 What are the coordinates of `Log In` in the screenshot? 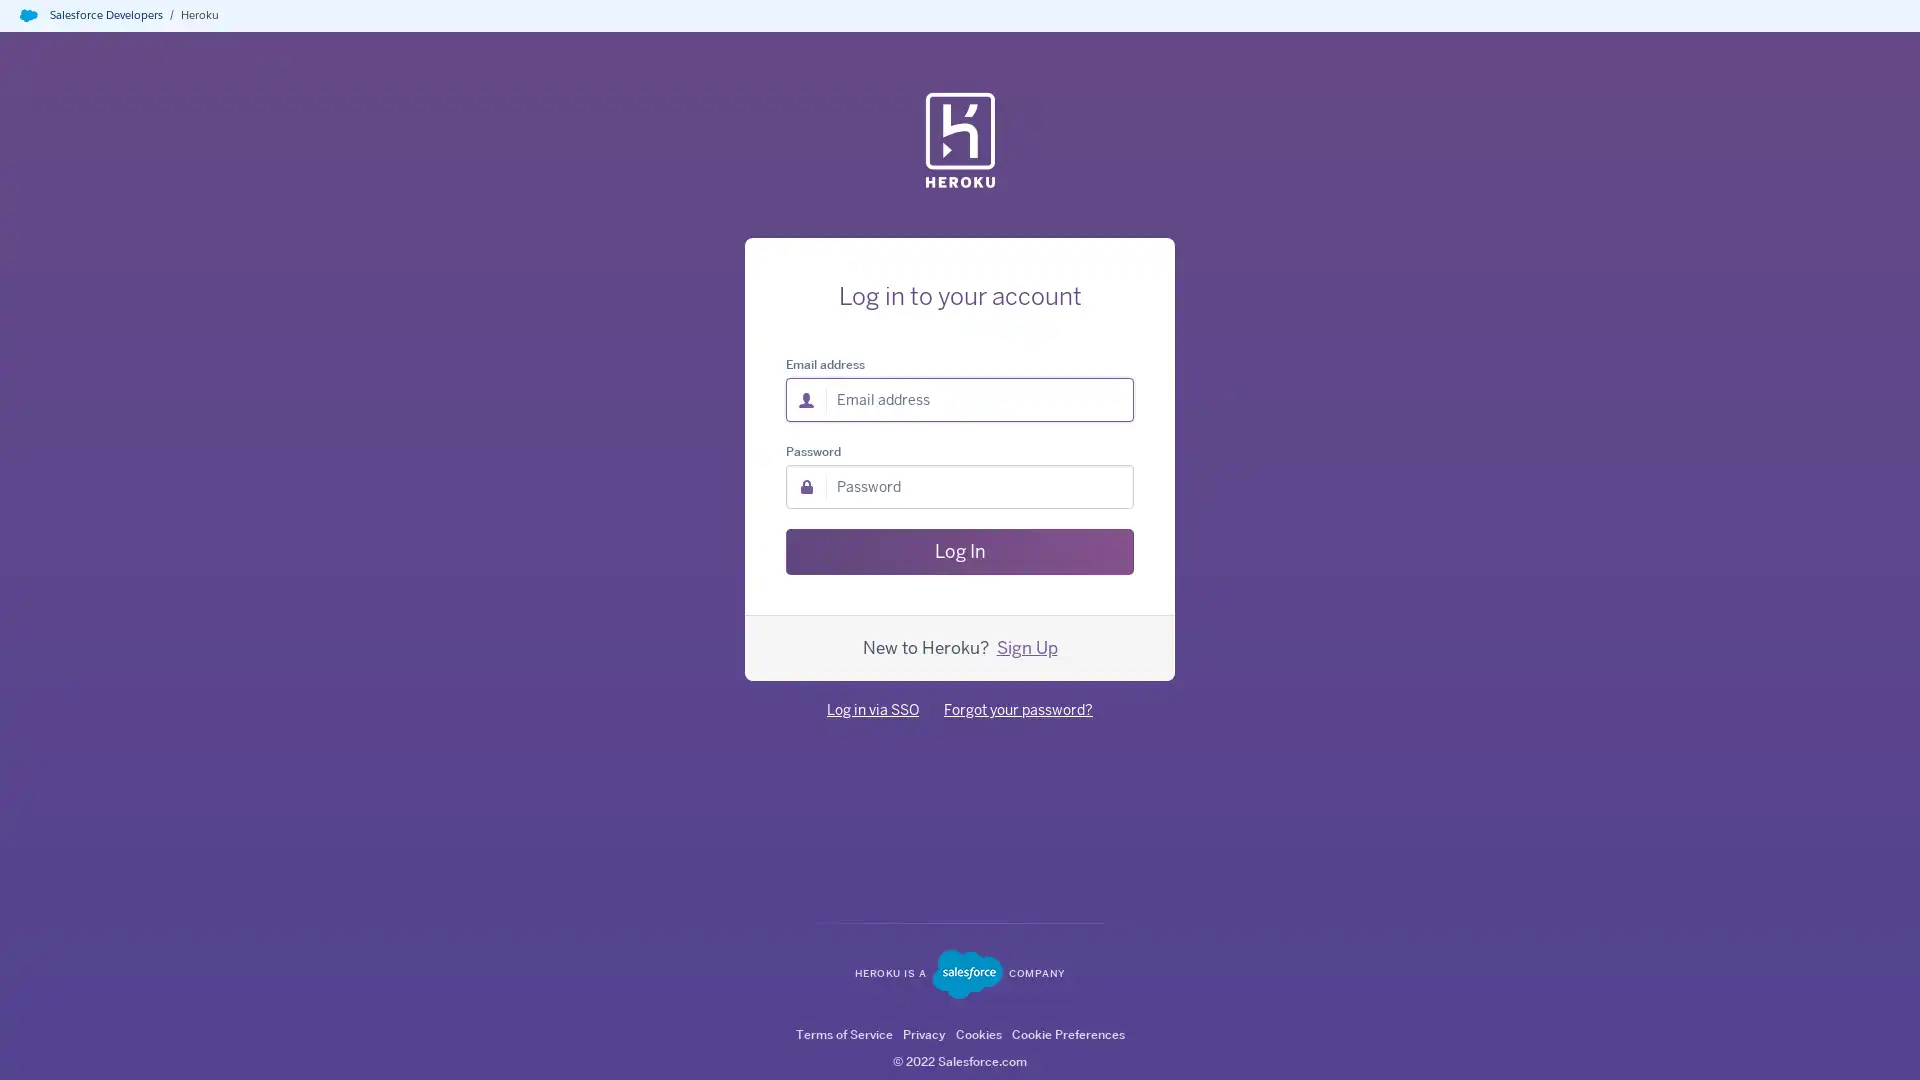 It's located at (960, 551).